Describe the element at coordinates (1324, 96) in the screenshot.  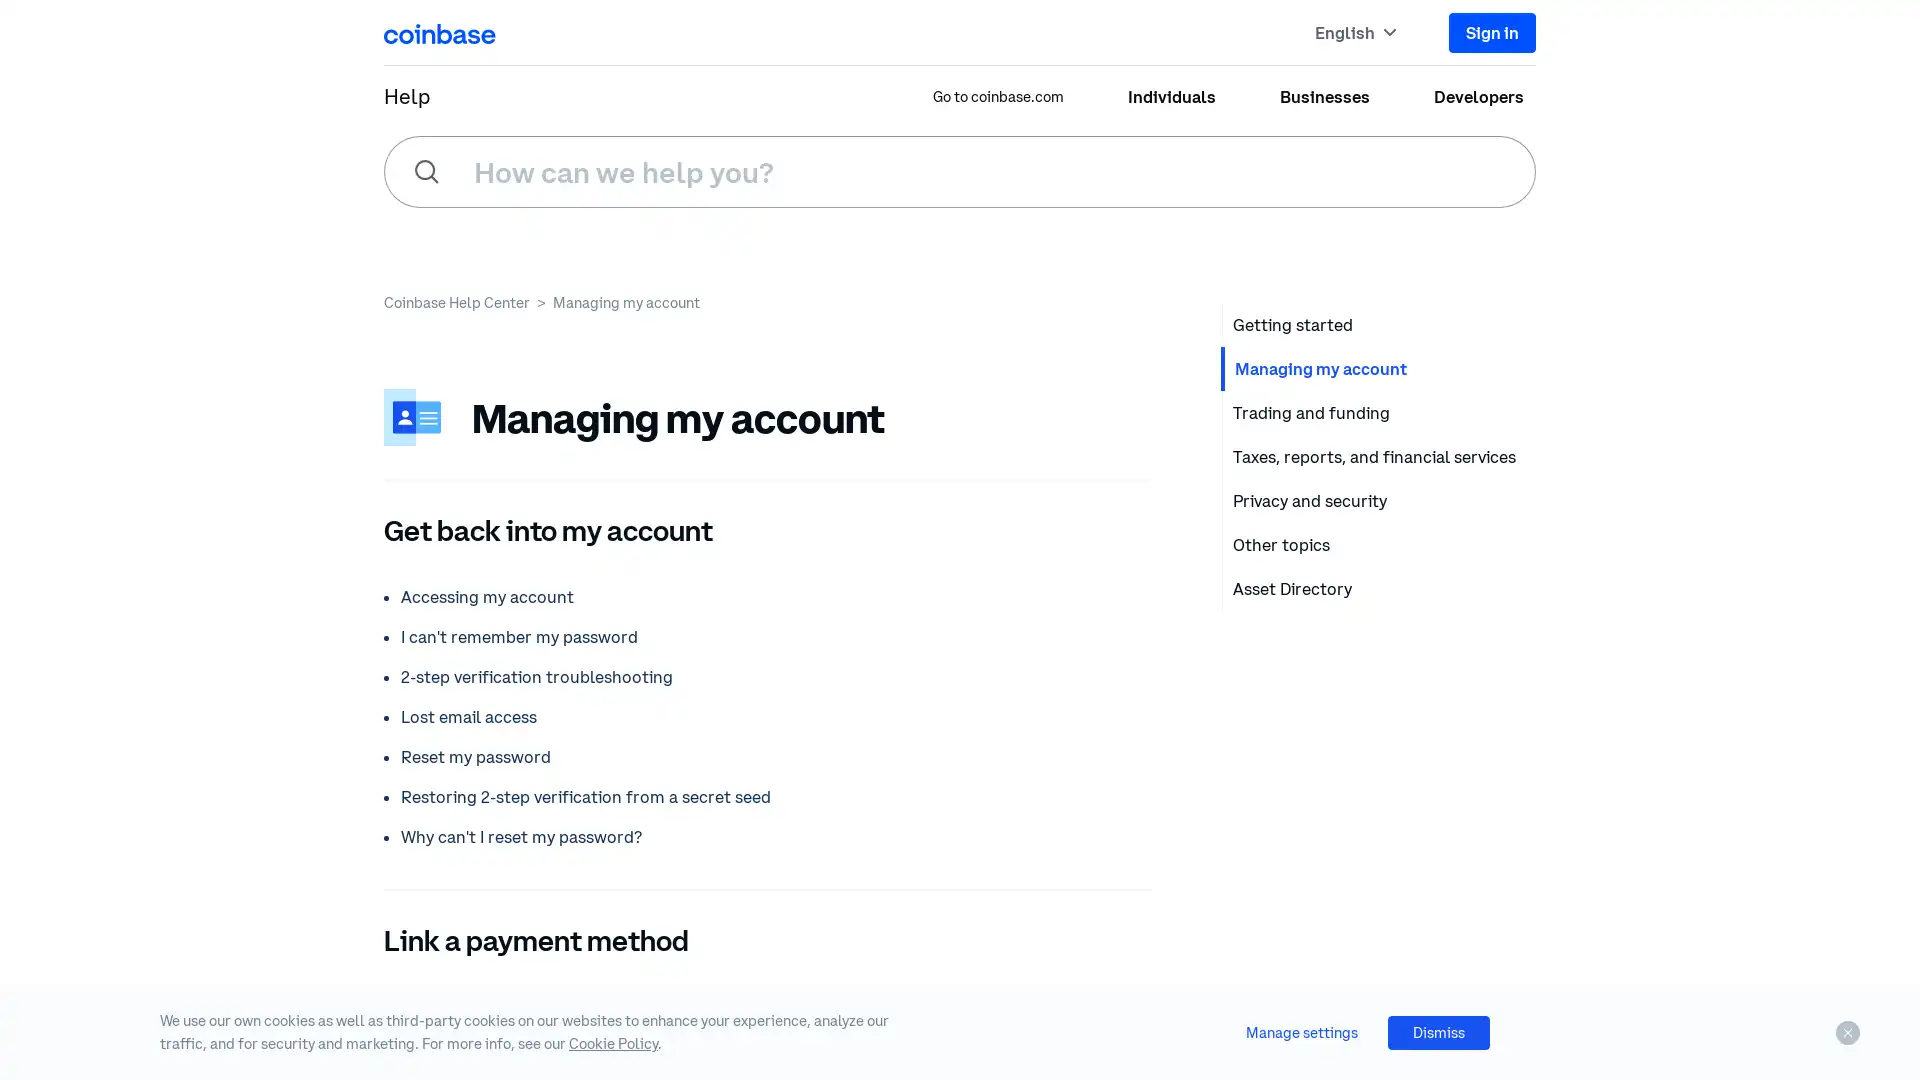
I see `Businesses` at that location.